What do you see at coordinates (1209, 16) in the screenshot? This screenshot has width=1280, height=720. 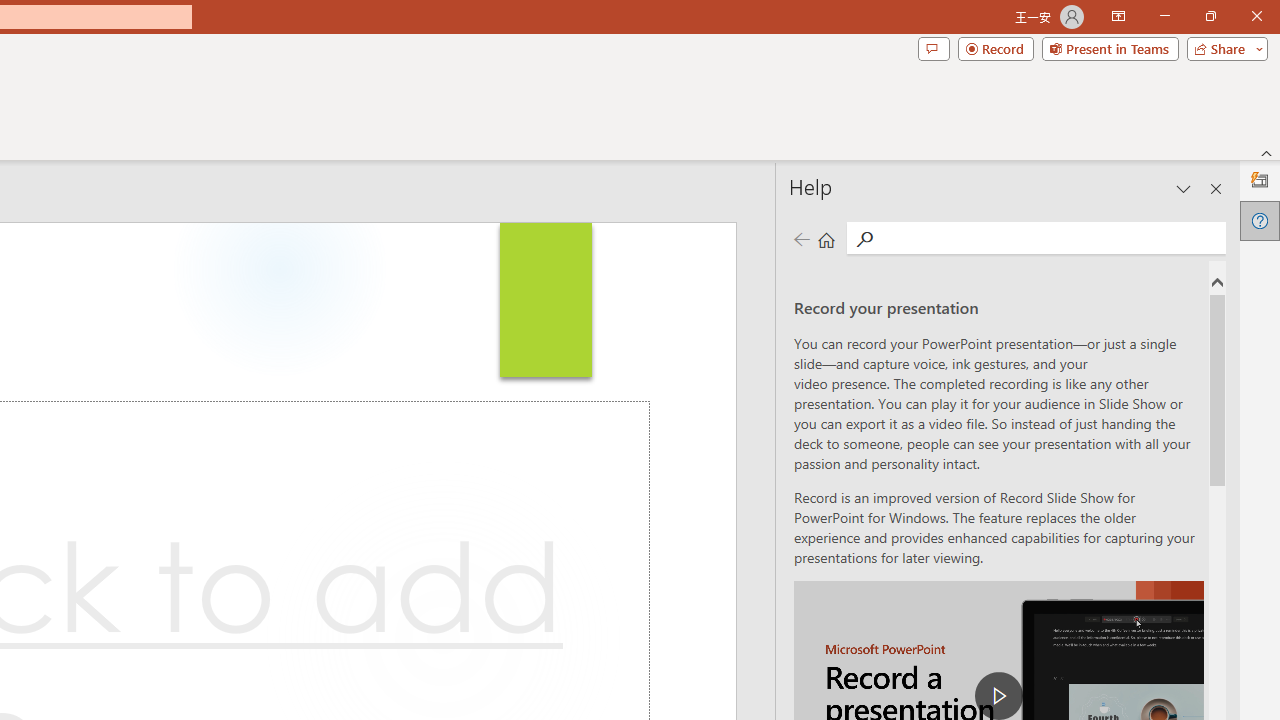 I see `'Restore Down'` at bounding box center [1209, 16].